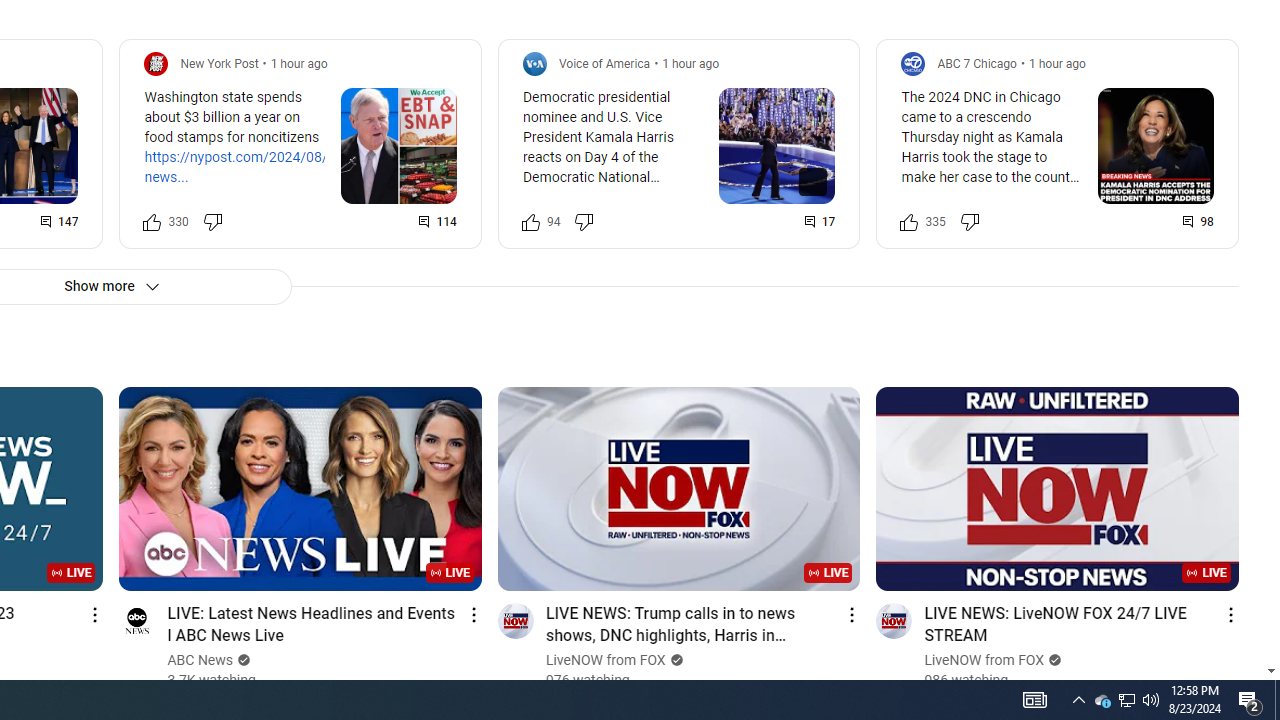 This screenshot has width=1280, height=720. Describe the element at coordinates (219, 62) in the screenshot. I see `'New York Post'` at that location.